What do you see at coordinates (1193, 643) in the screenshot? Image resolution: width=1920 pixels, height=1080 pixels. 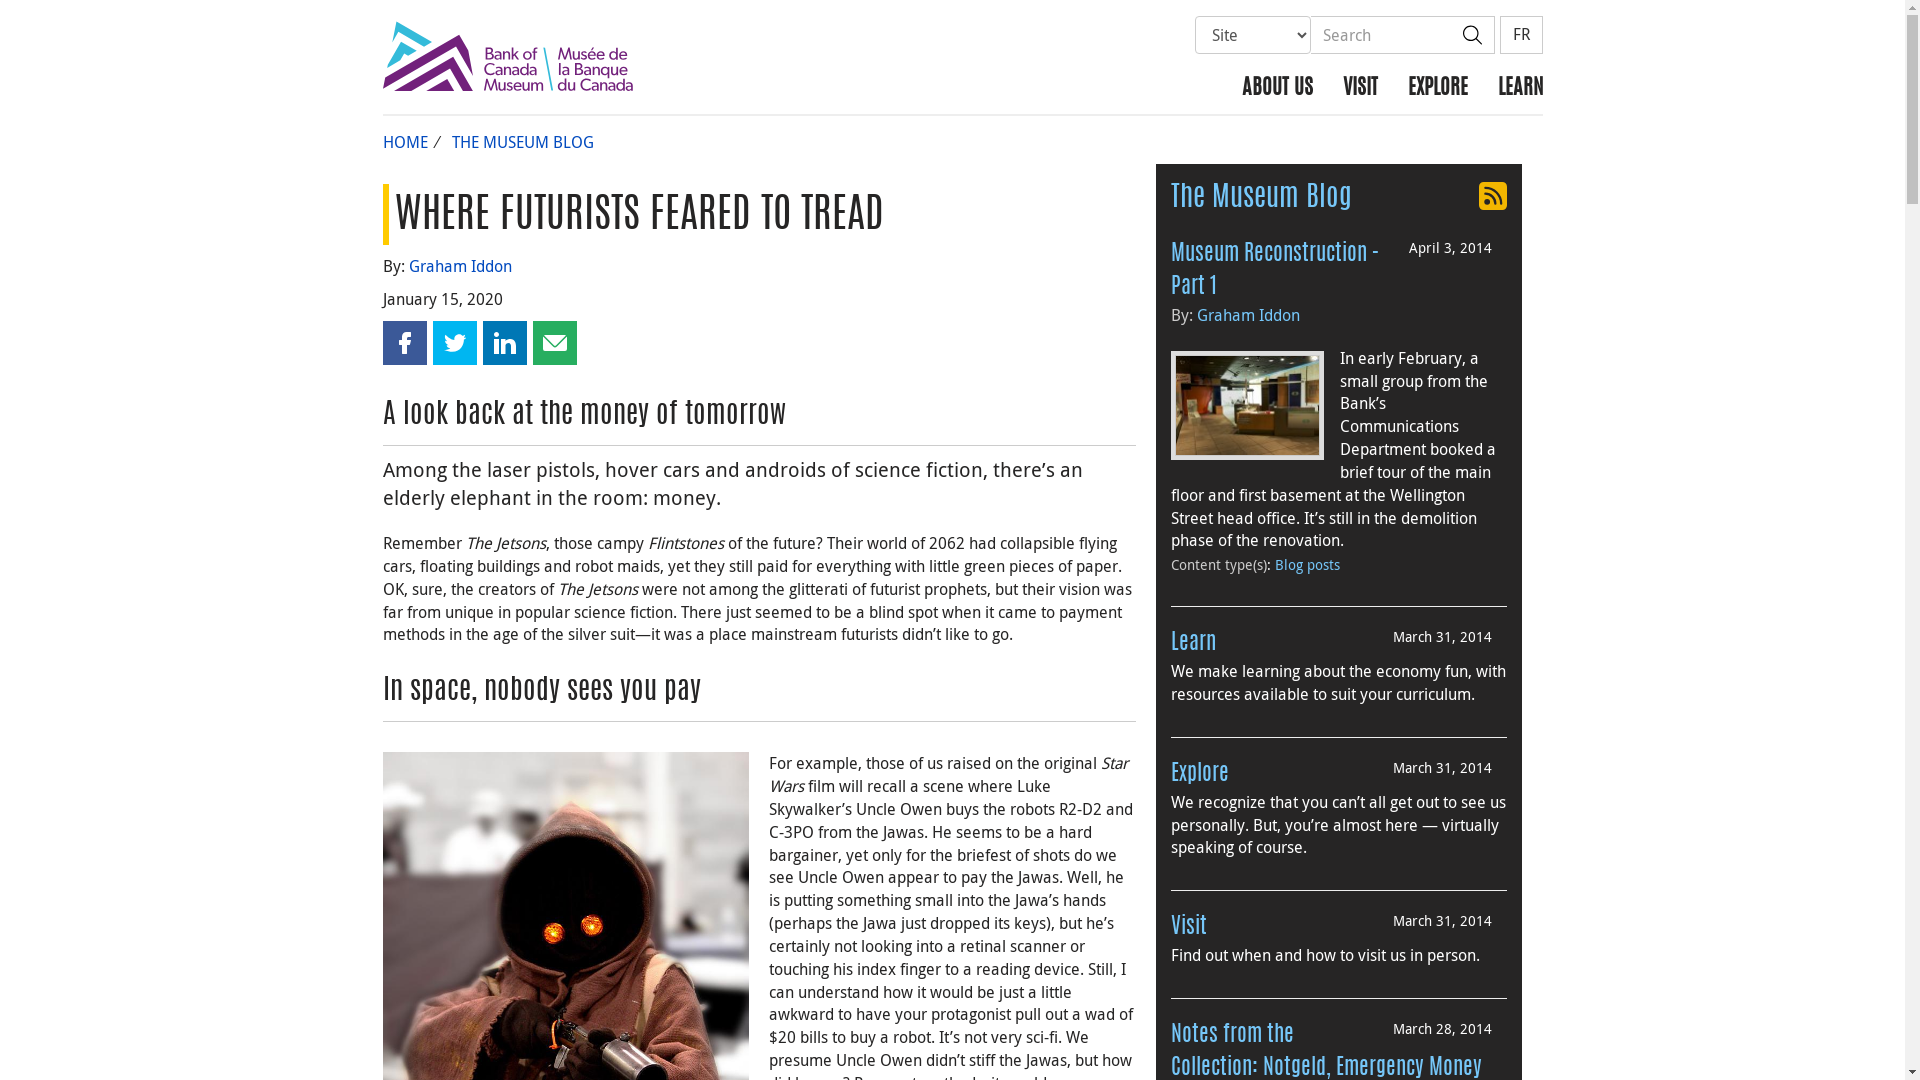 I see `'Learn'` at bounding box center [1193, 643].